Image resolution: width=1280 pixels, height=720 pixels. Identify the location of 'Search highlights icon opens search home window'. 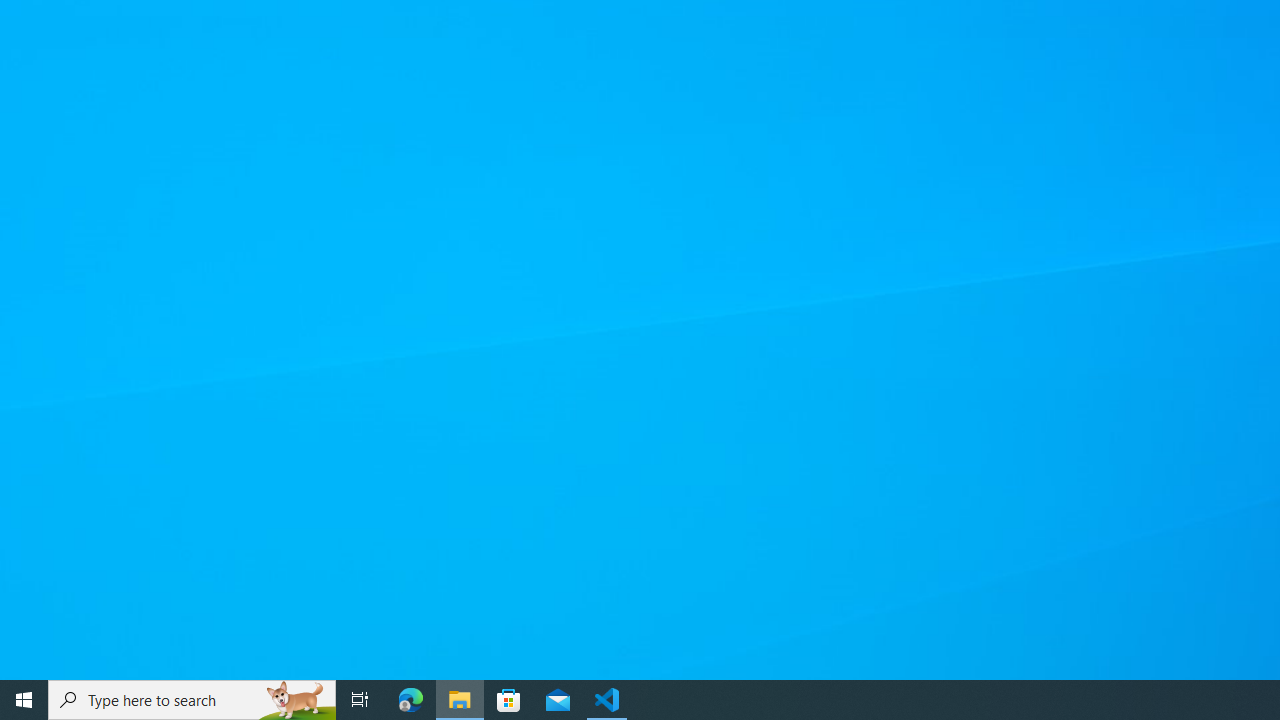
(294, 698).